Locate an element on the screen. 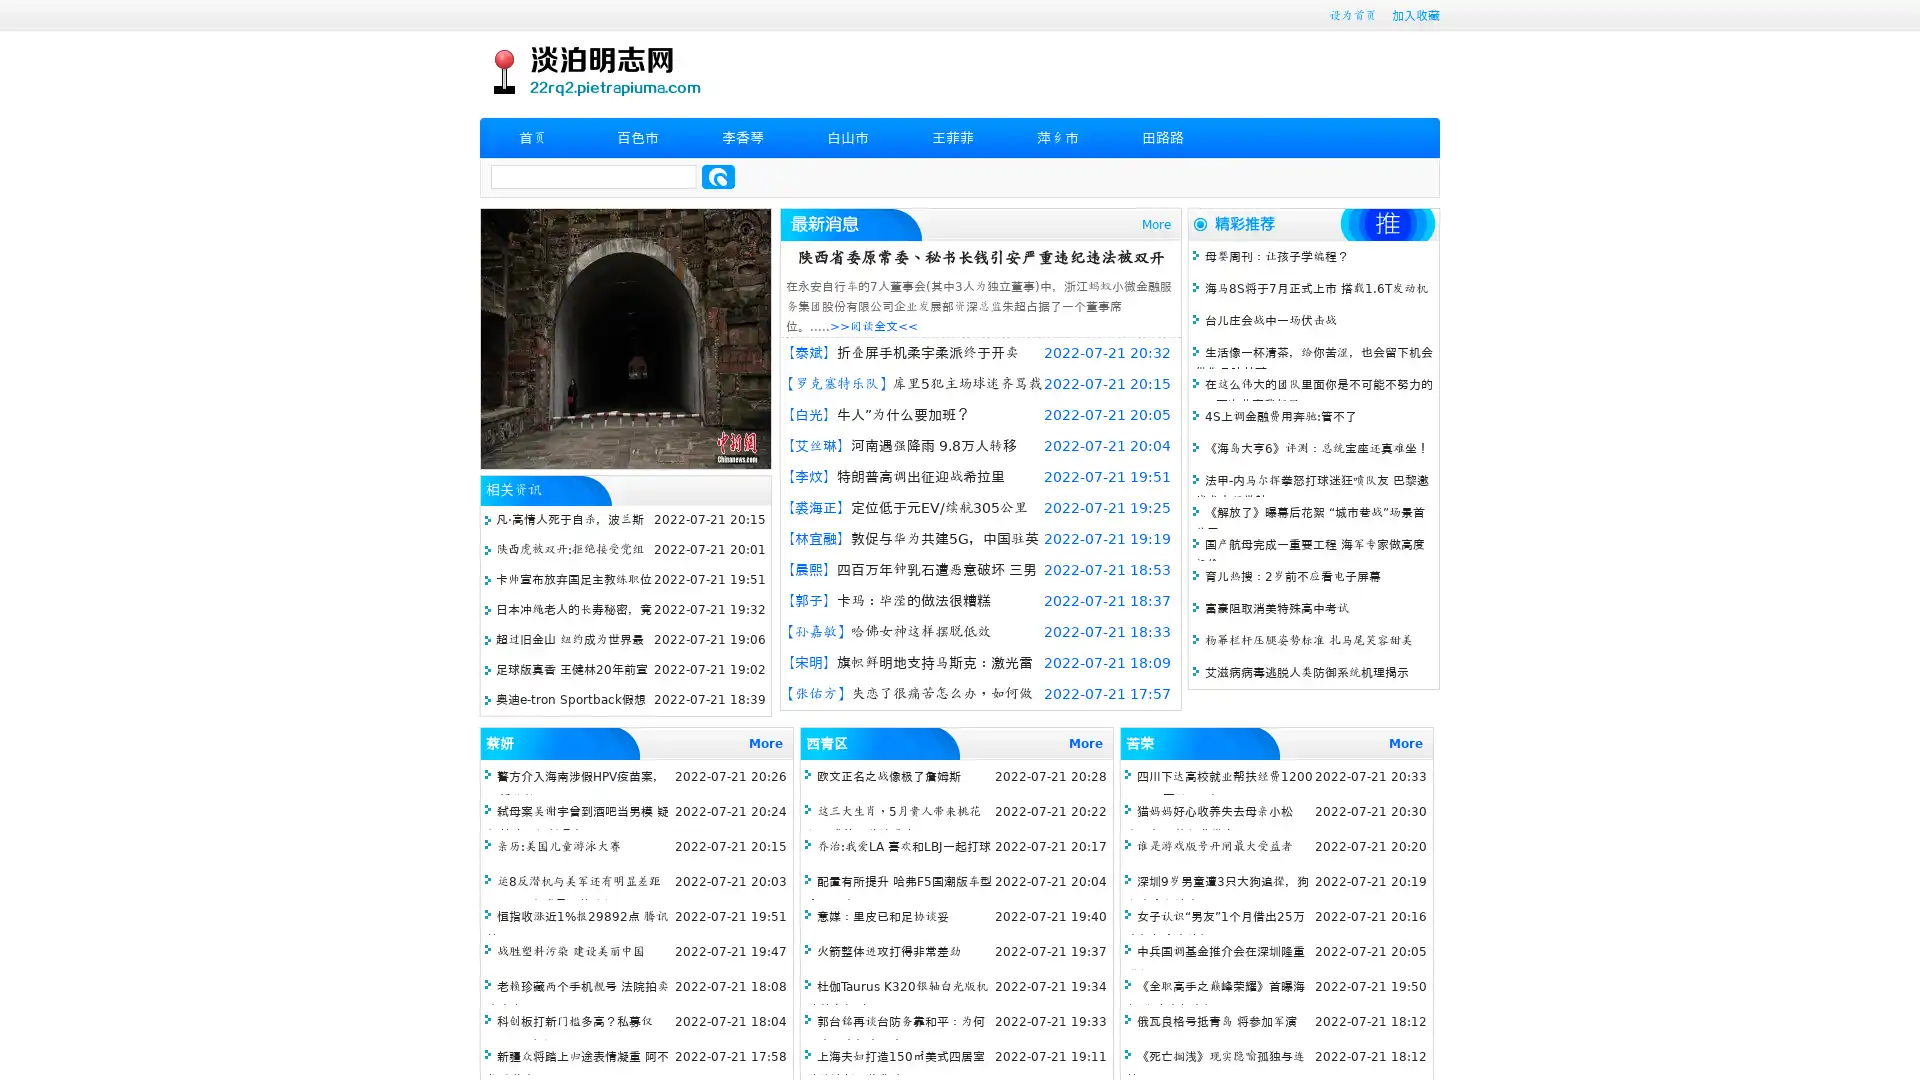 Image resolution: width=1920 pixels, height=1080 pixels. Search is located at coordinates (718, 176).